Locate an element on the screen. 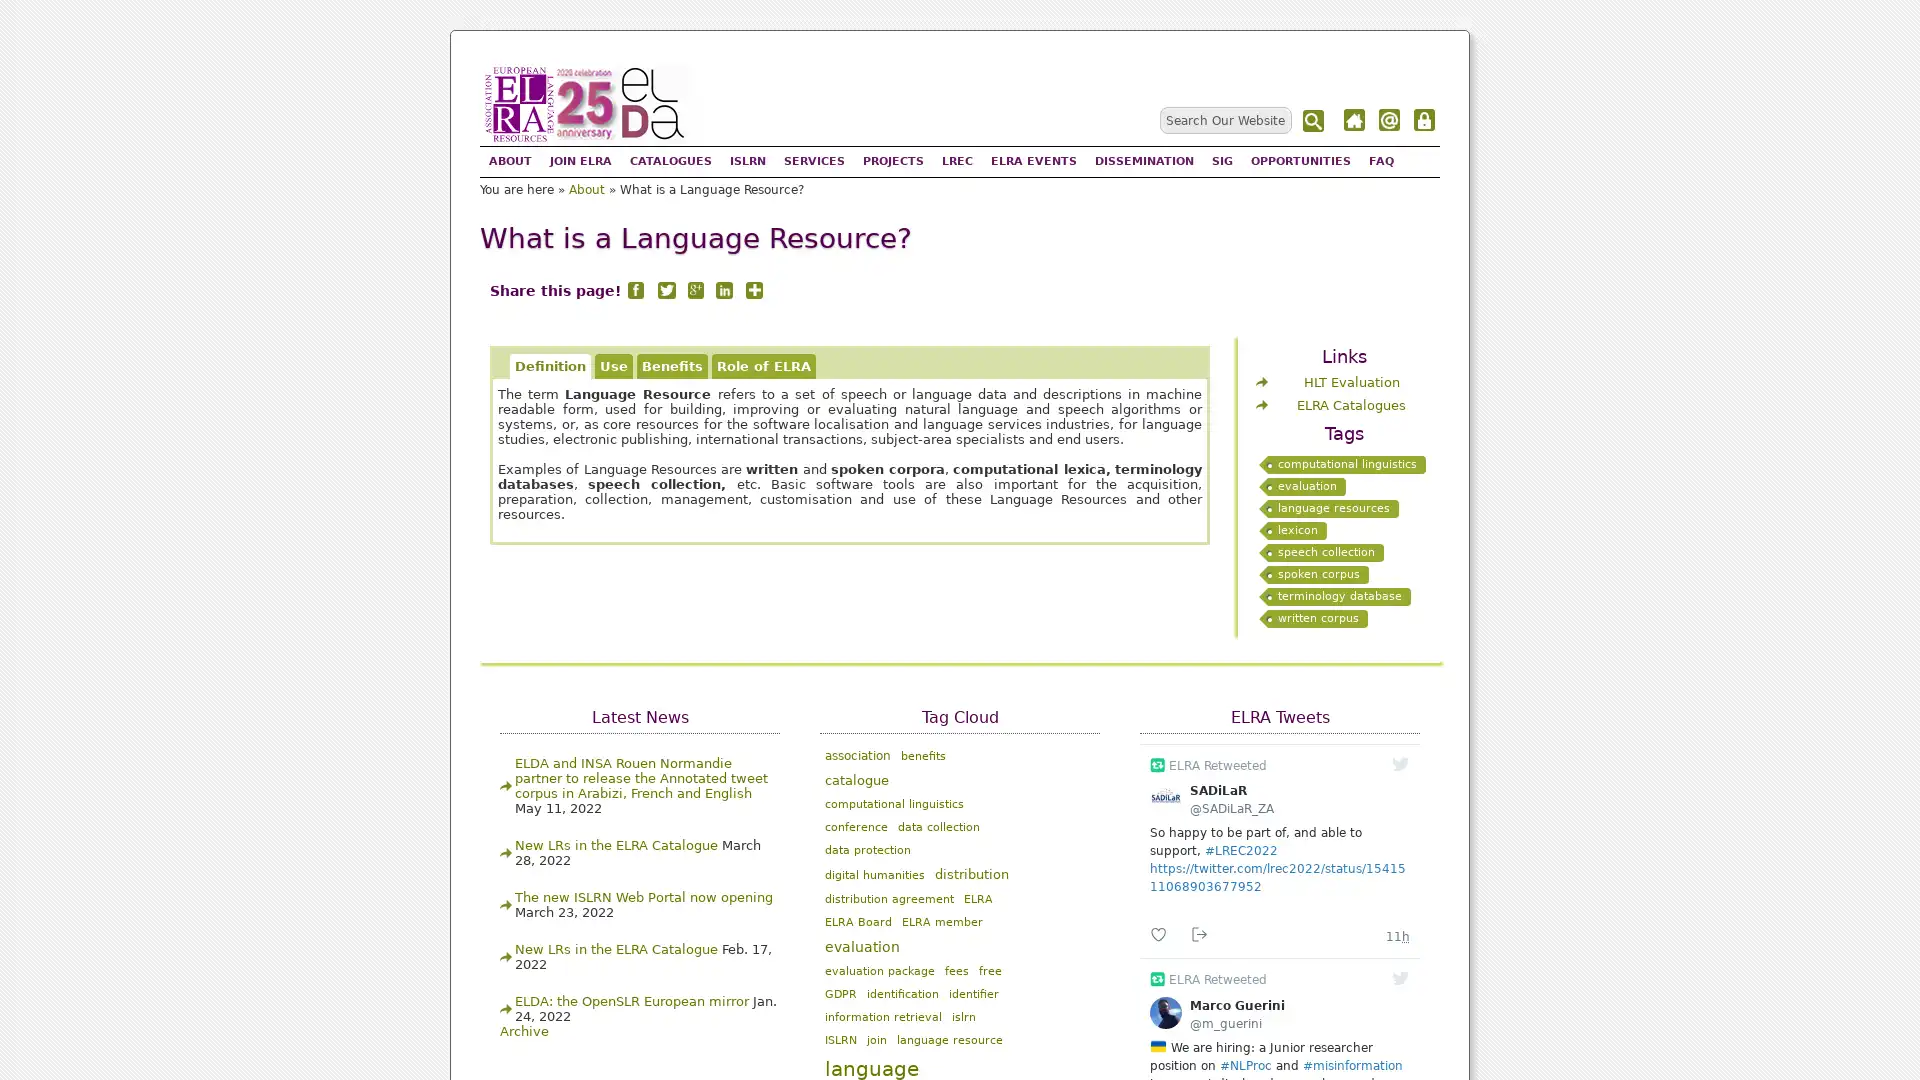 The image size is (1920, 1080). search is located at coordinates (1315, 121).